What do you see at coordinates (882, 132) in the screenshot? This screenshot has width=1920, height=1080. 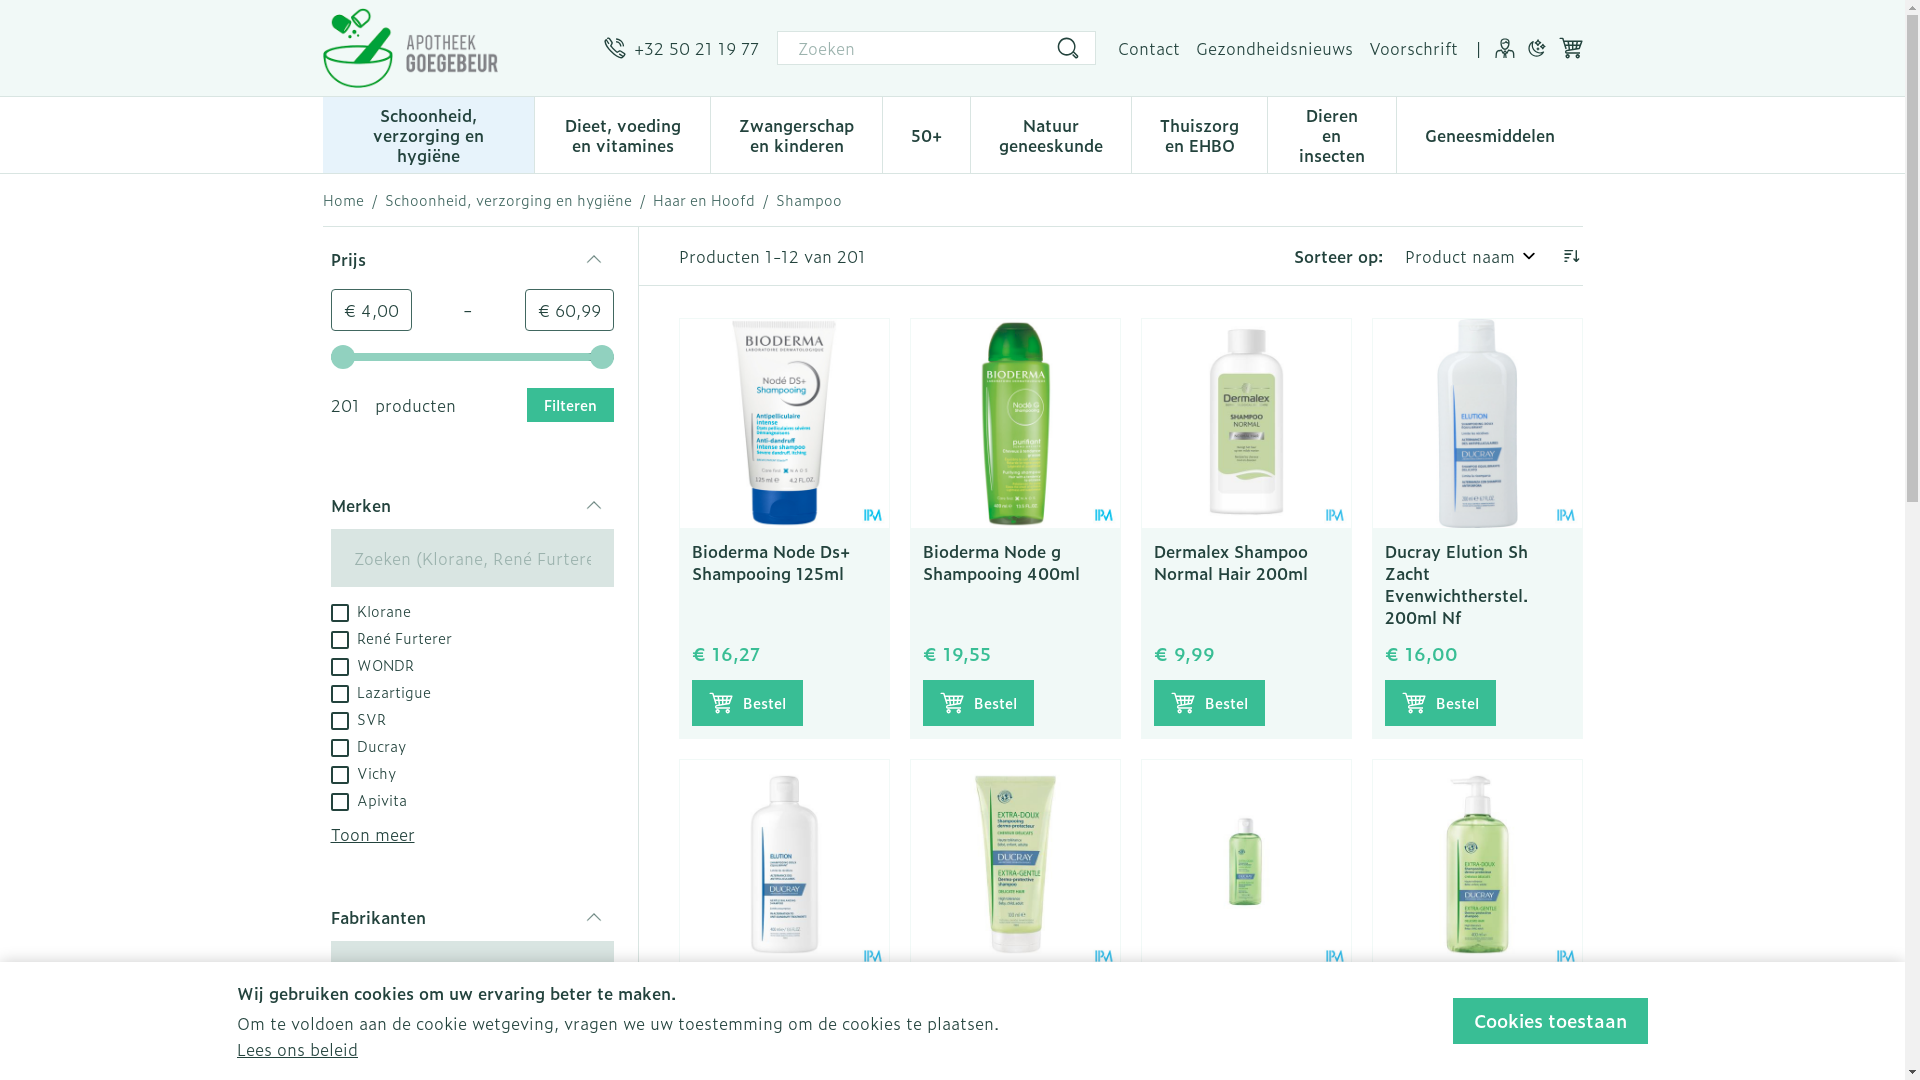 I see `'50+'` at bounding box center [882, 132].